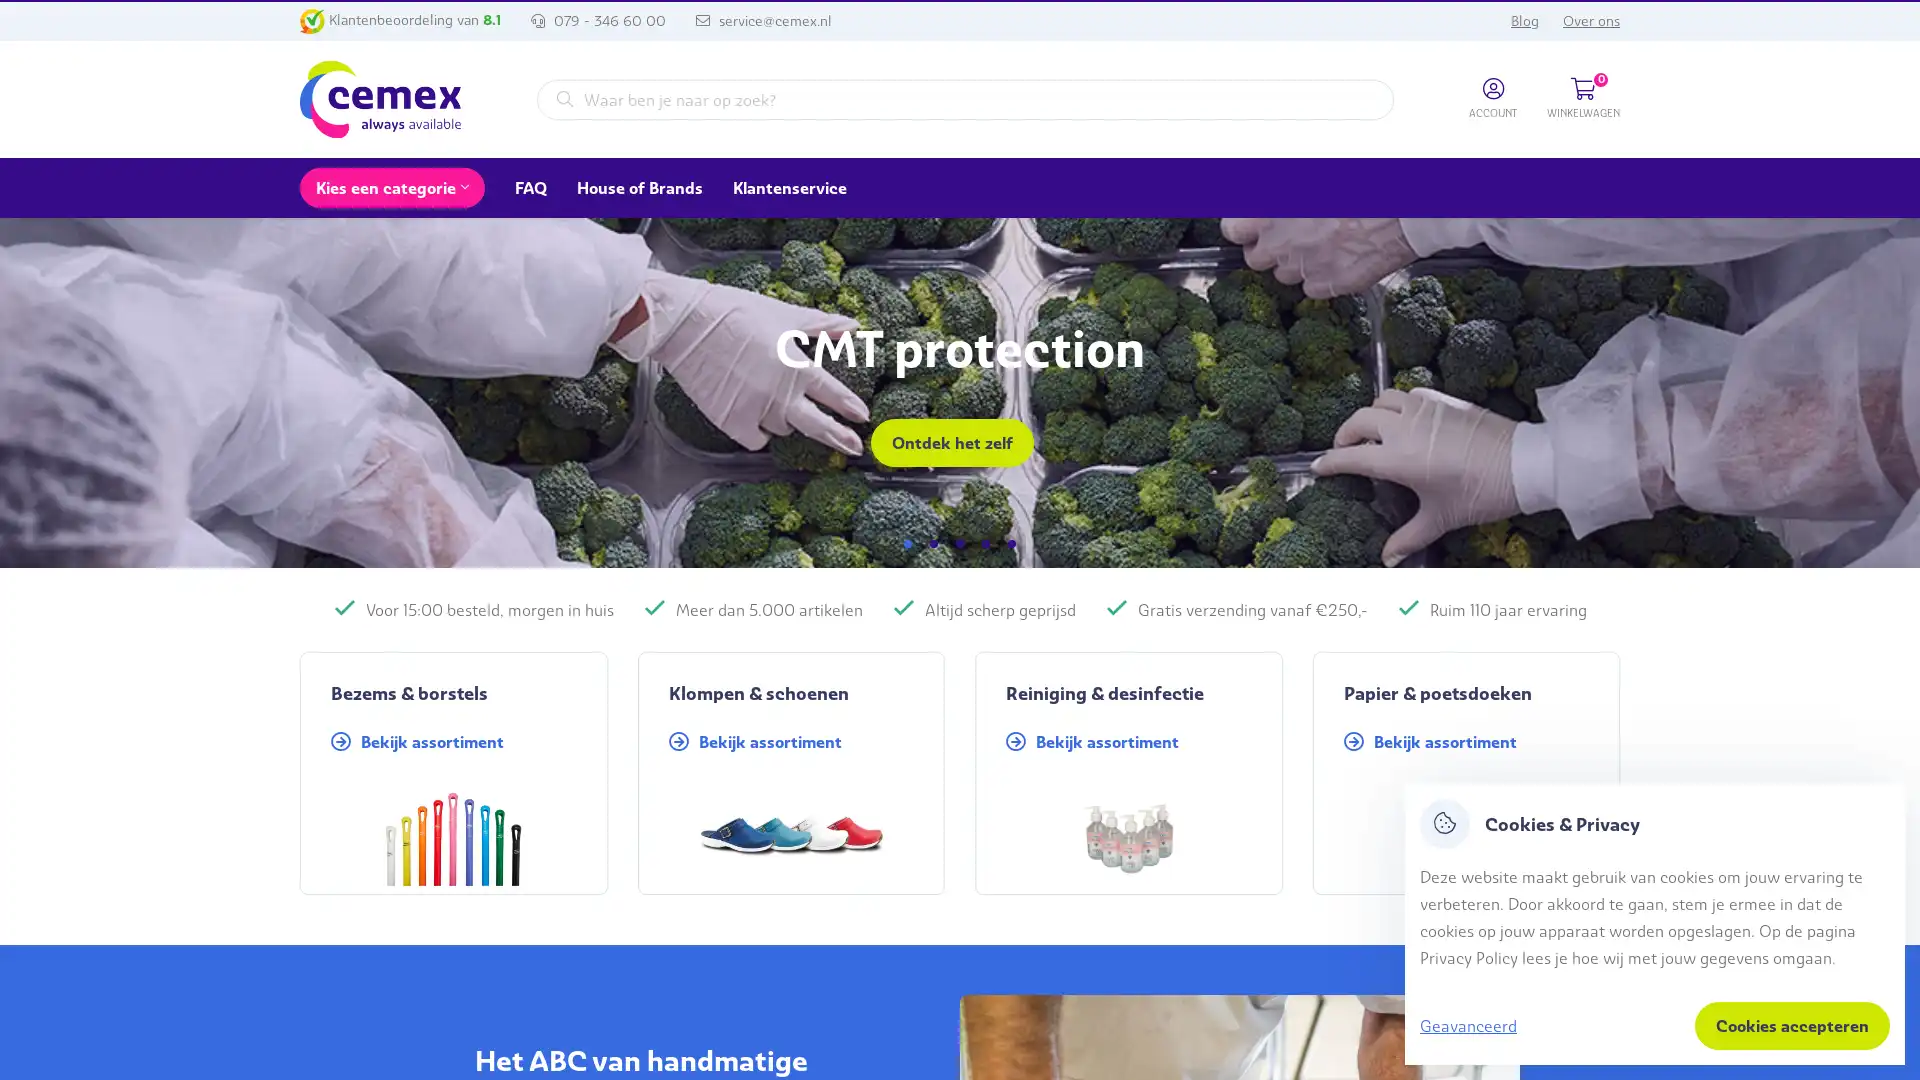 The height and width of the screenshot is (1080, 1920). What do you see at coordinates (1468, 1025) in the screenshot?
I see `Geavanceerd` at bounding box center [1468, 1025].